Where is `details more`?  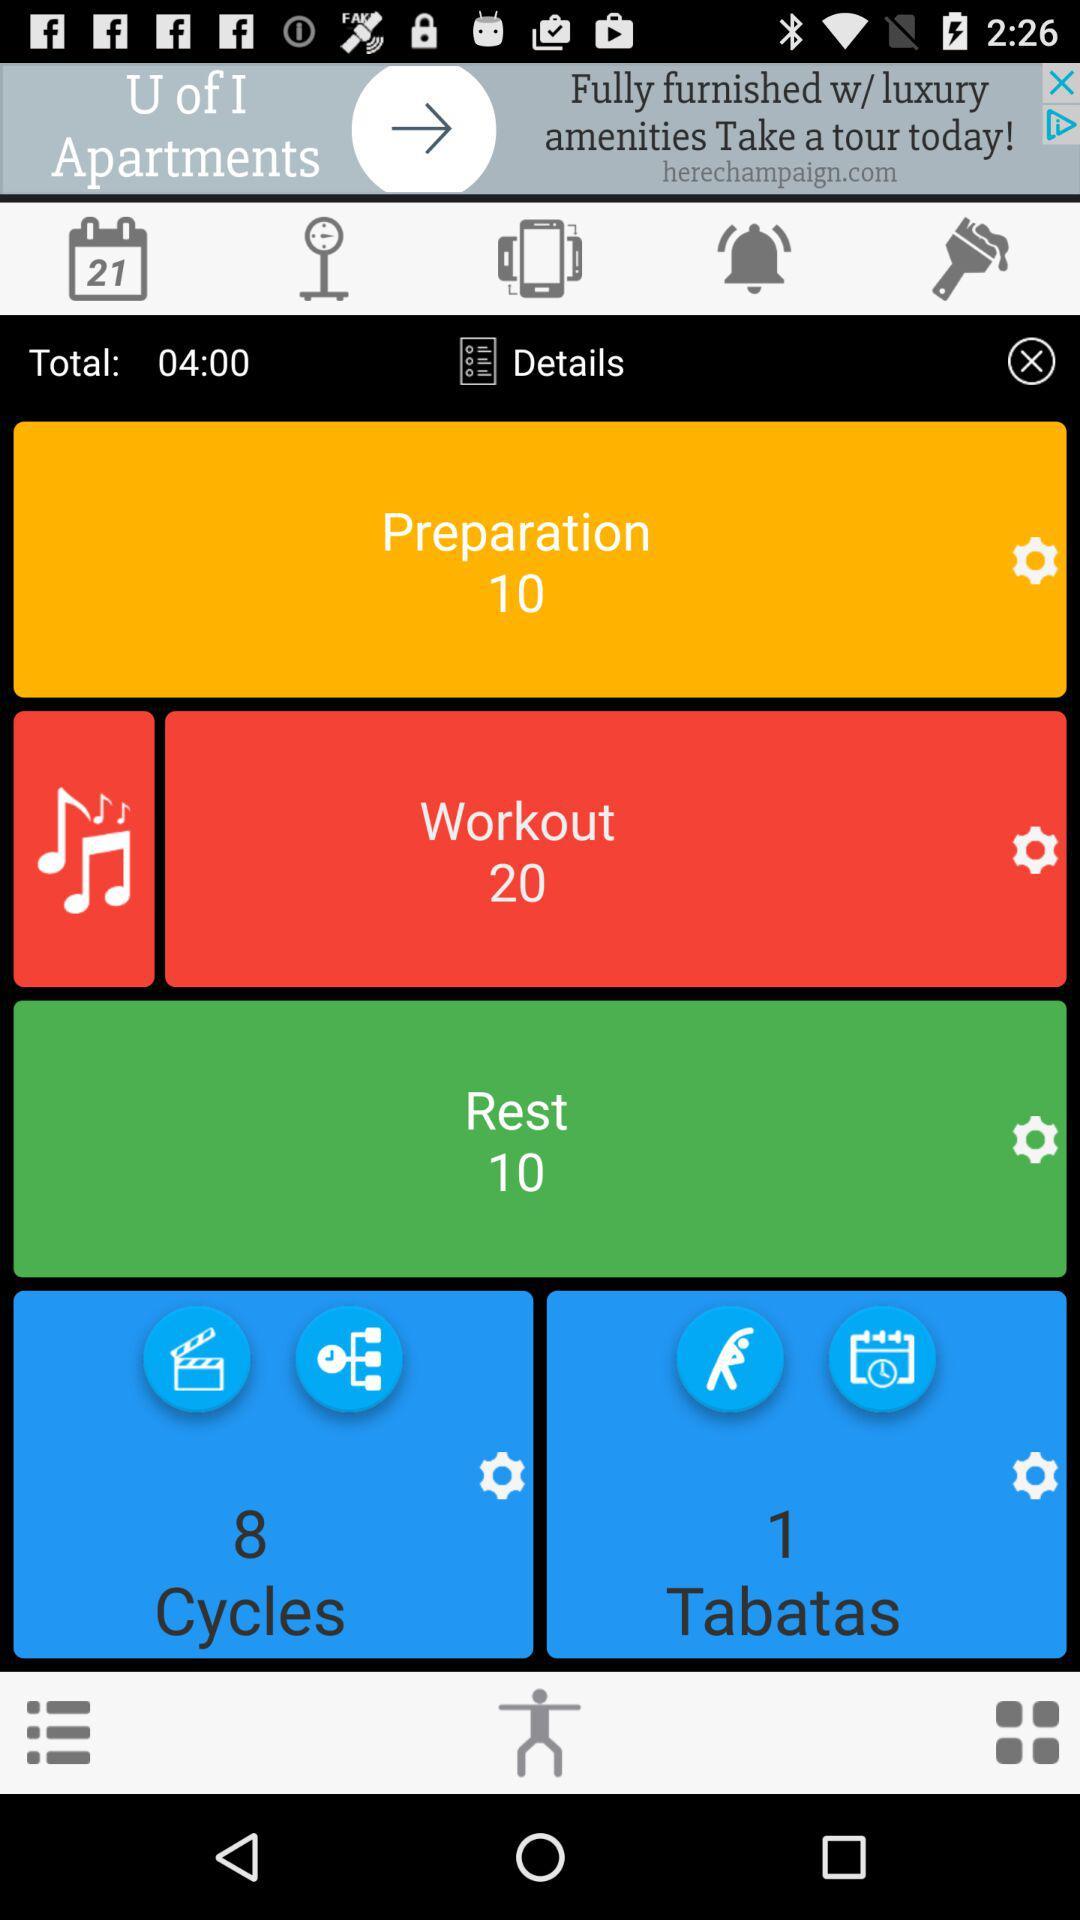 details more is located at coordinates (1031, 361).